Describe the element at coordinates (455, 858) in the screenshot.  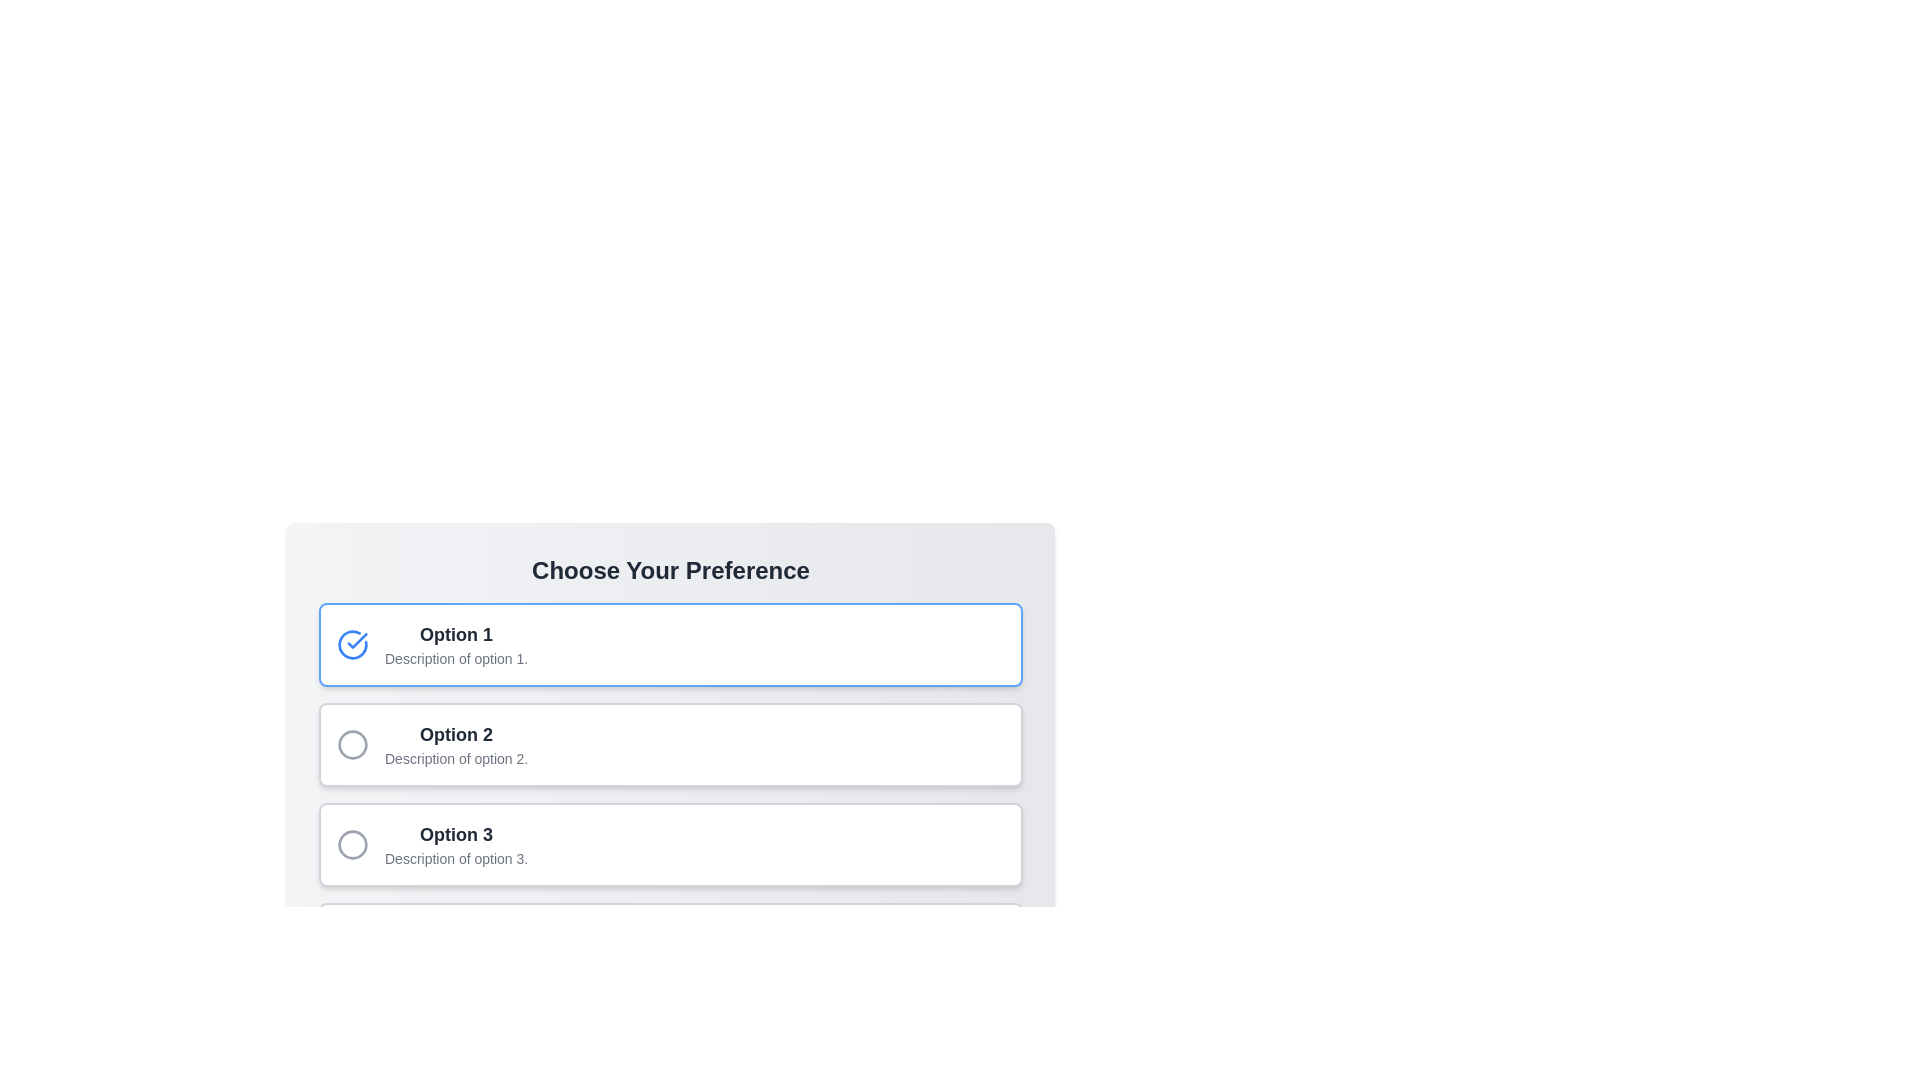
I see `the text label containing 'Description of option 3.' located beneath the 'Option 3' label` at that location.